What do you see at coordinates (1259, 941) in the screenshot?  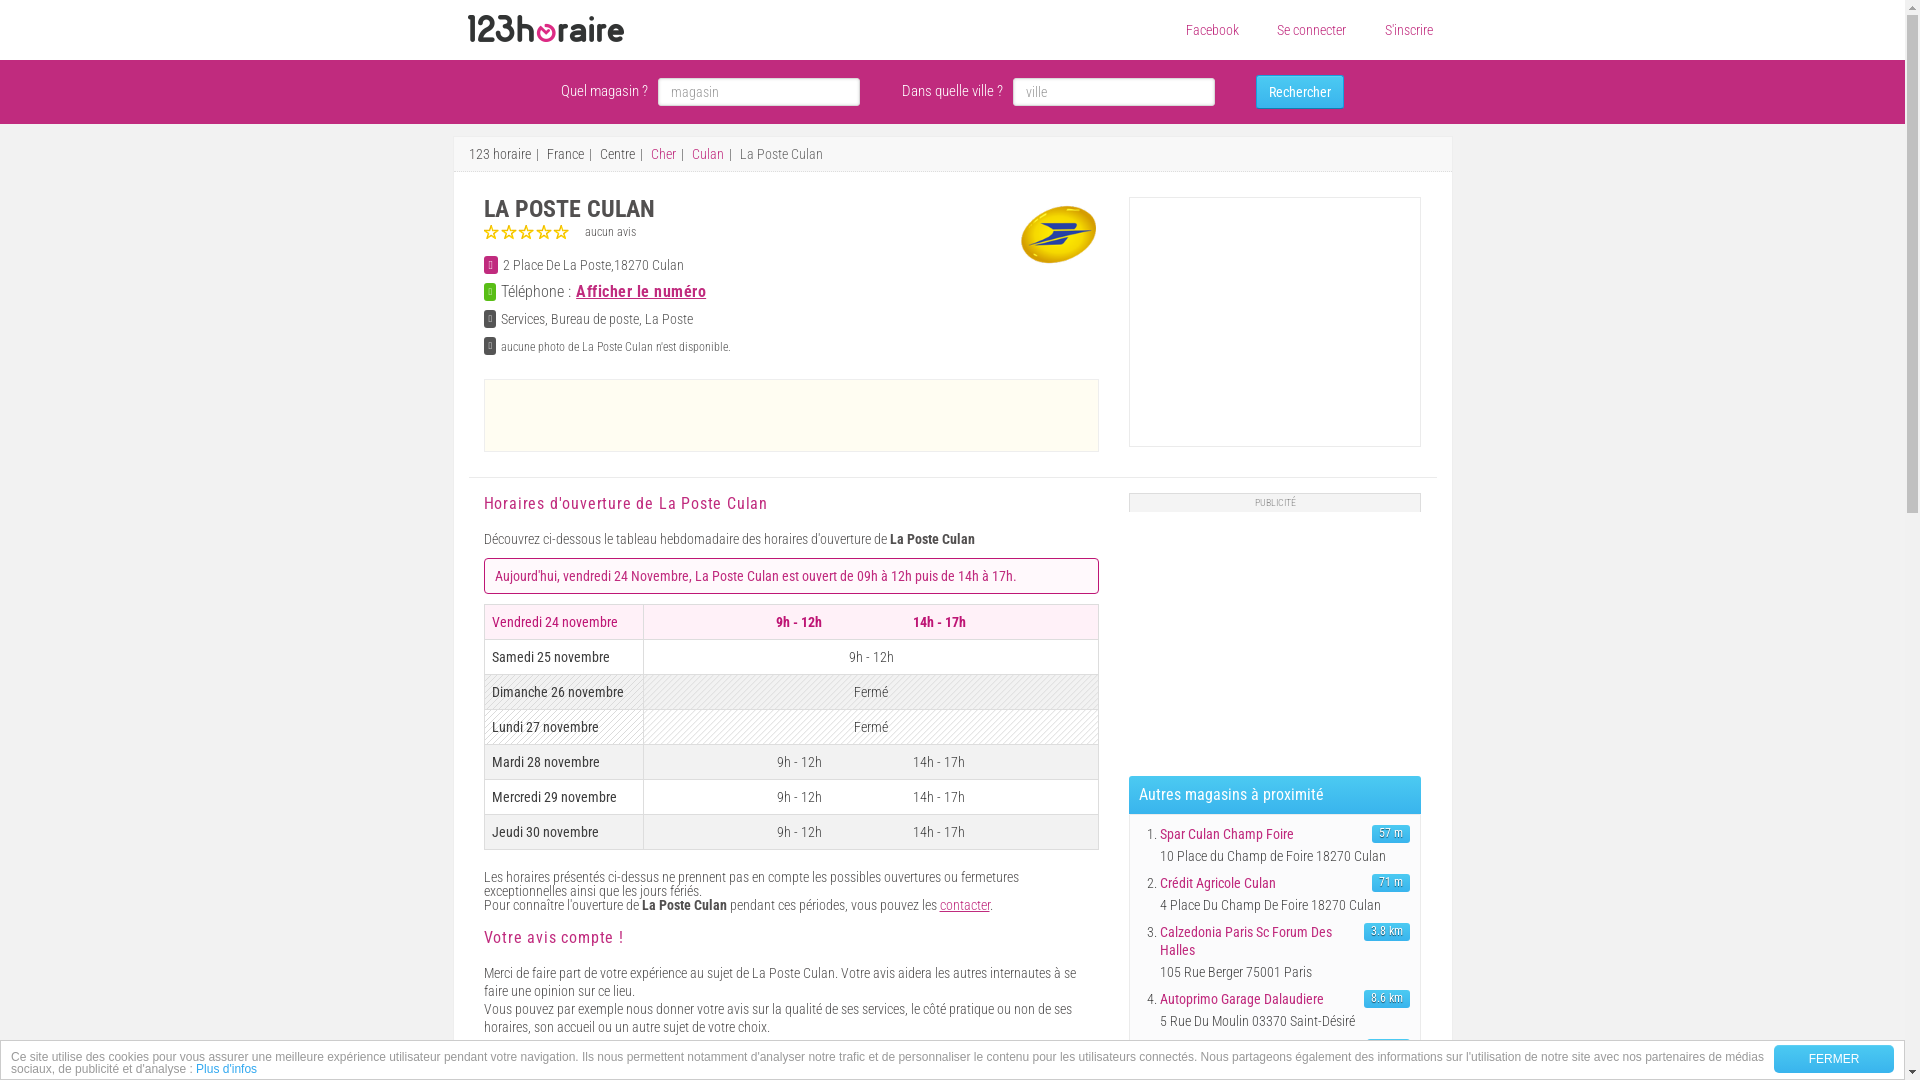 I see `'Calzedonia Paris Sc Forum Des Halles'` at bounding box center [1259, 941].